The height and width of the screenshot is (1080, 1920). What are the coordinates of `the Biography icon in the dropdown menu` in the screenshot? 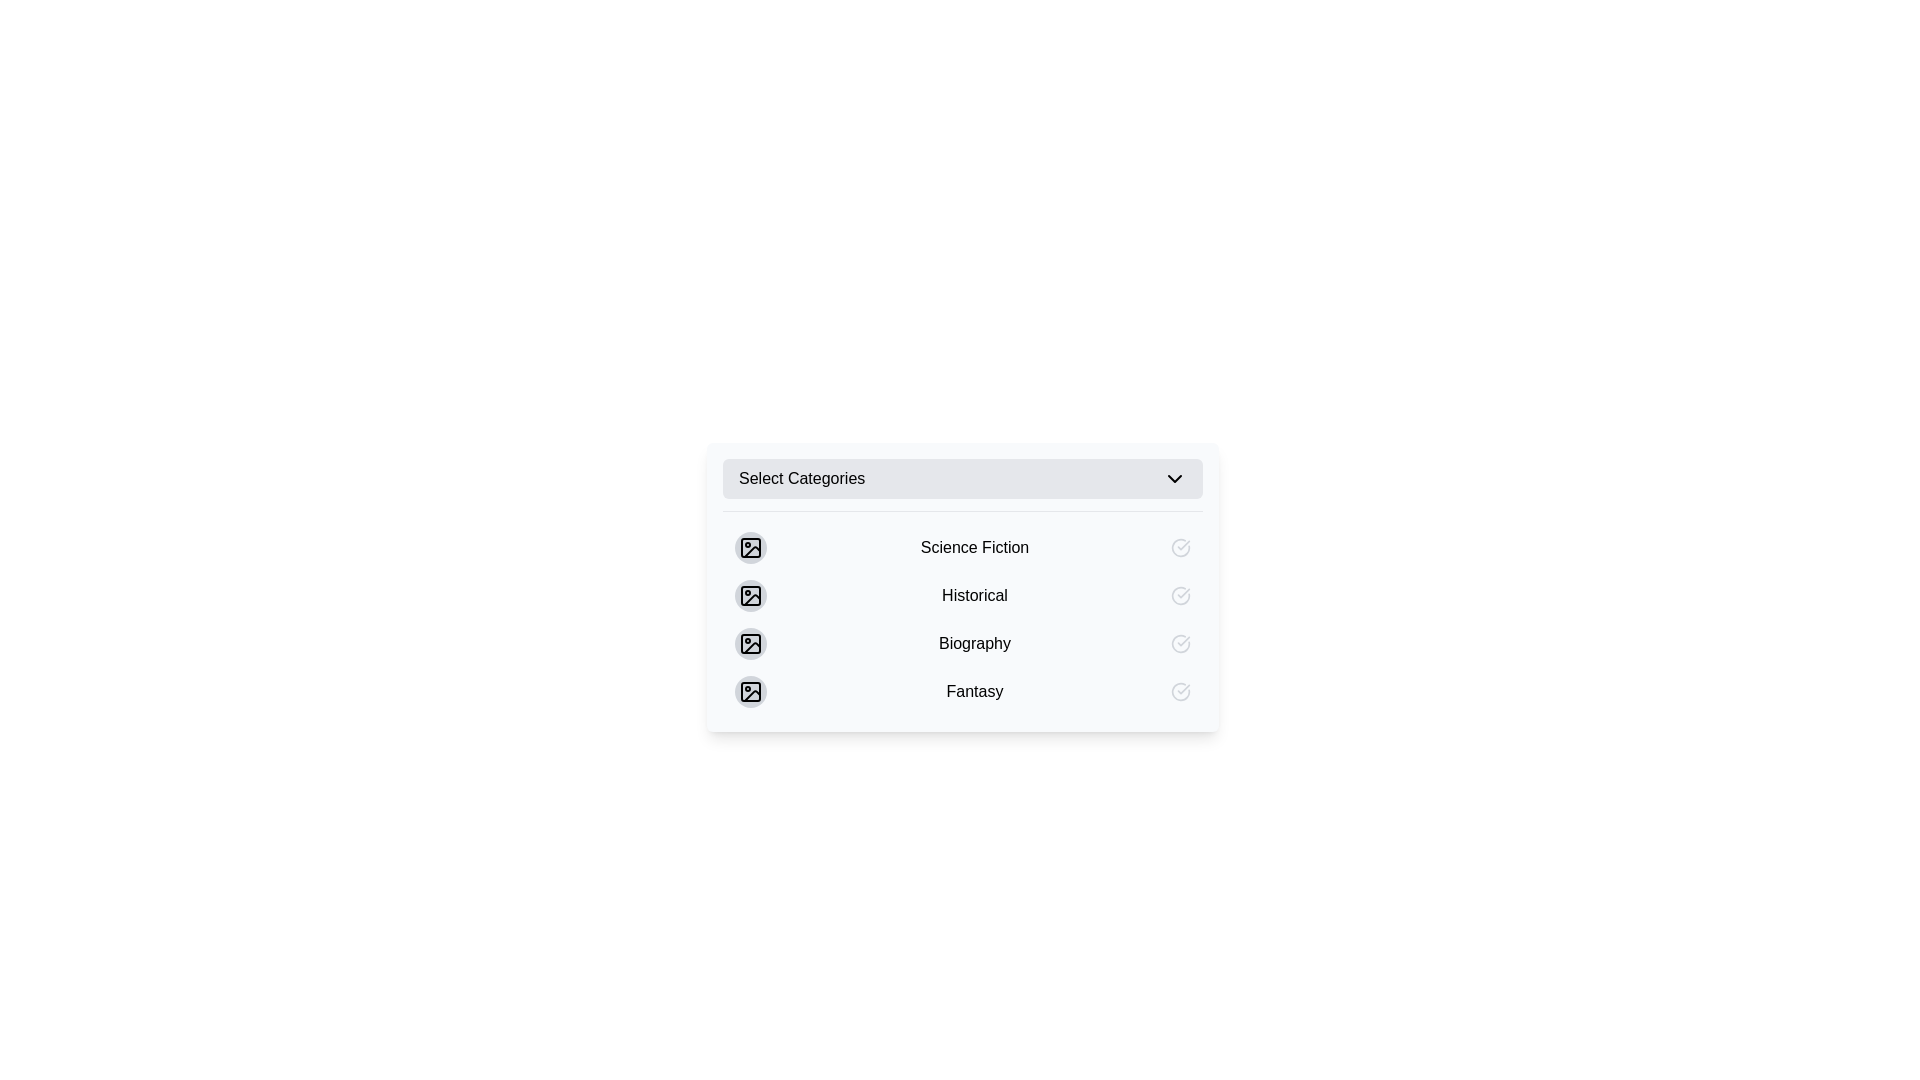 It's located at (749, 644).